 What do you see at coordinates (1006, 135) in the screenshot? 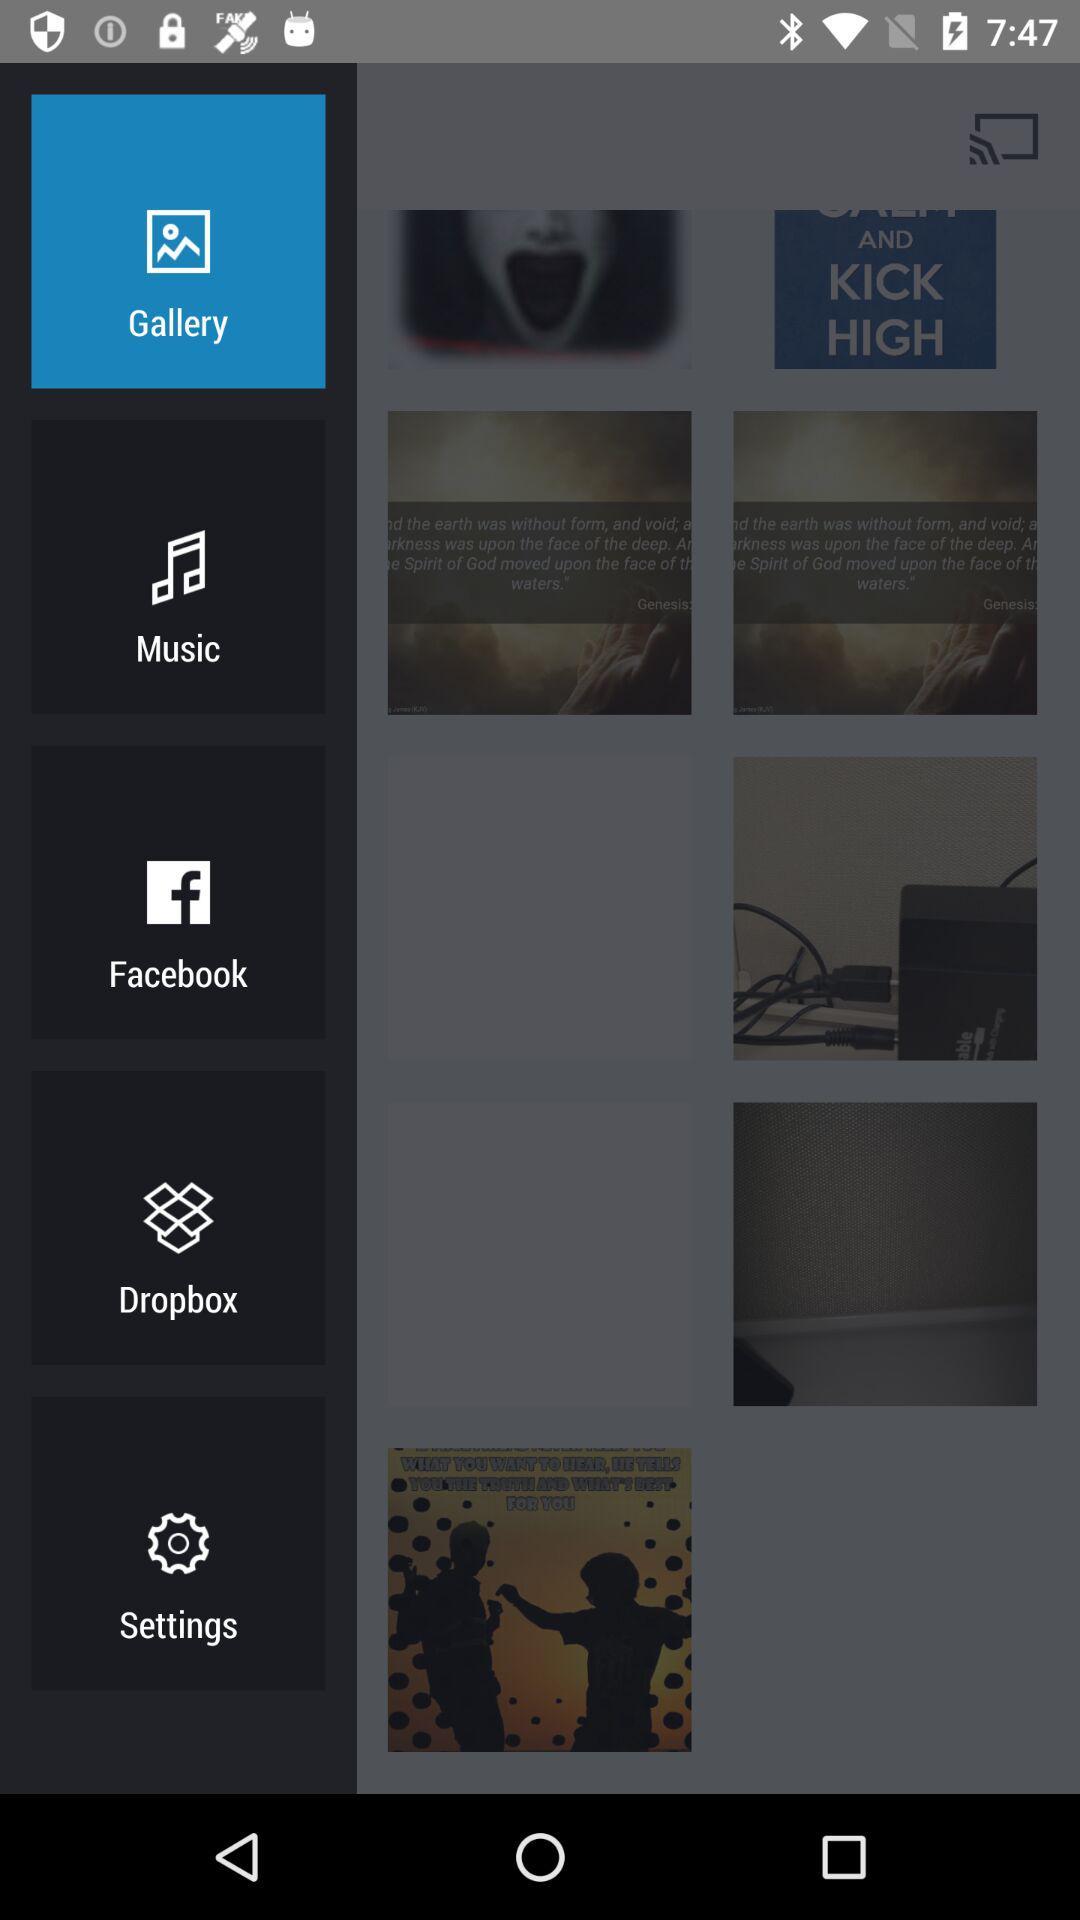
I see `cast screen on tv` at bounding box center [1006, 135].